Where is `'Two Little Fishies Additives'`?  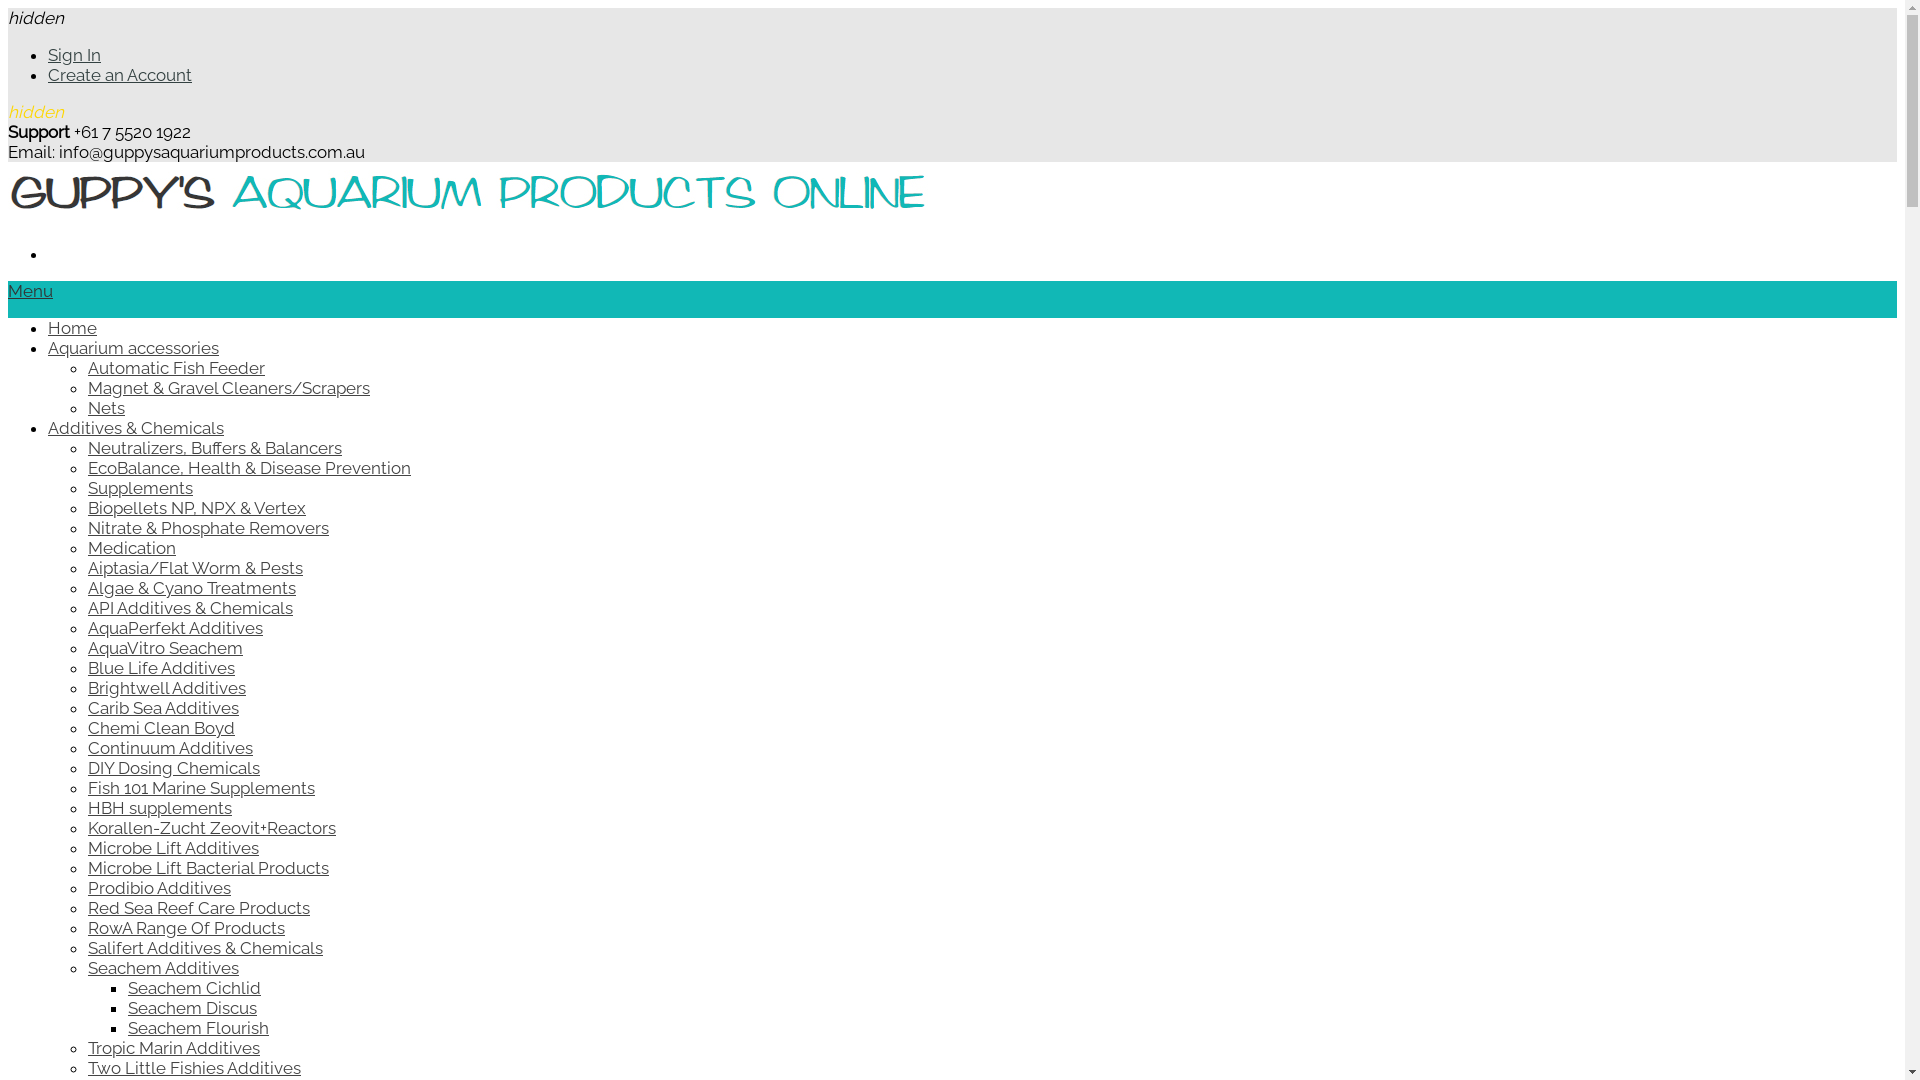
'Two Little Fishies Additives' is located at coordinates (86, 1067).